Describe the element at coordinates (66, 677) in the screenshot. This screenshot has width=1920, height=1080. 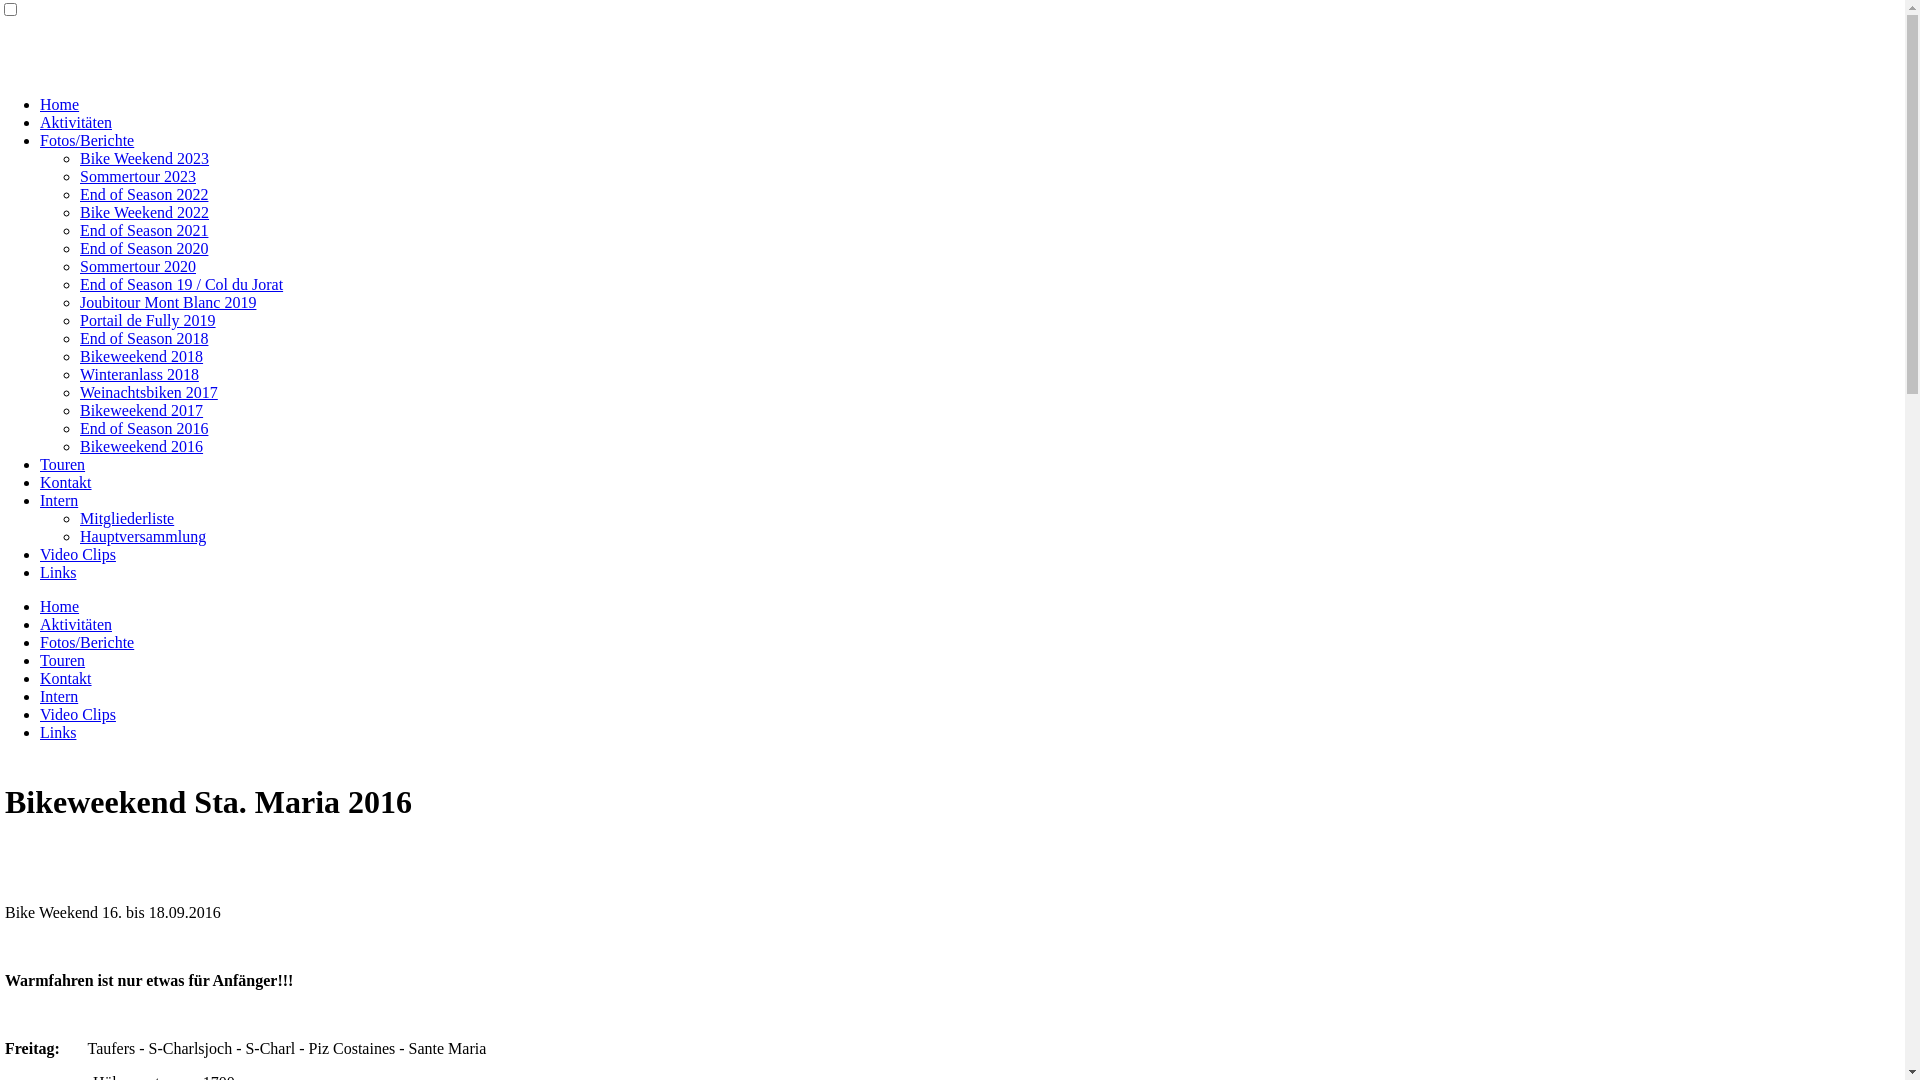
I see `'Kontakt'` at that location.